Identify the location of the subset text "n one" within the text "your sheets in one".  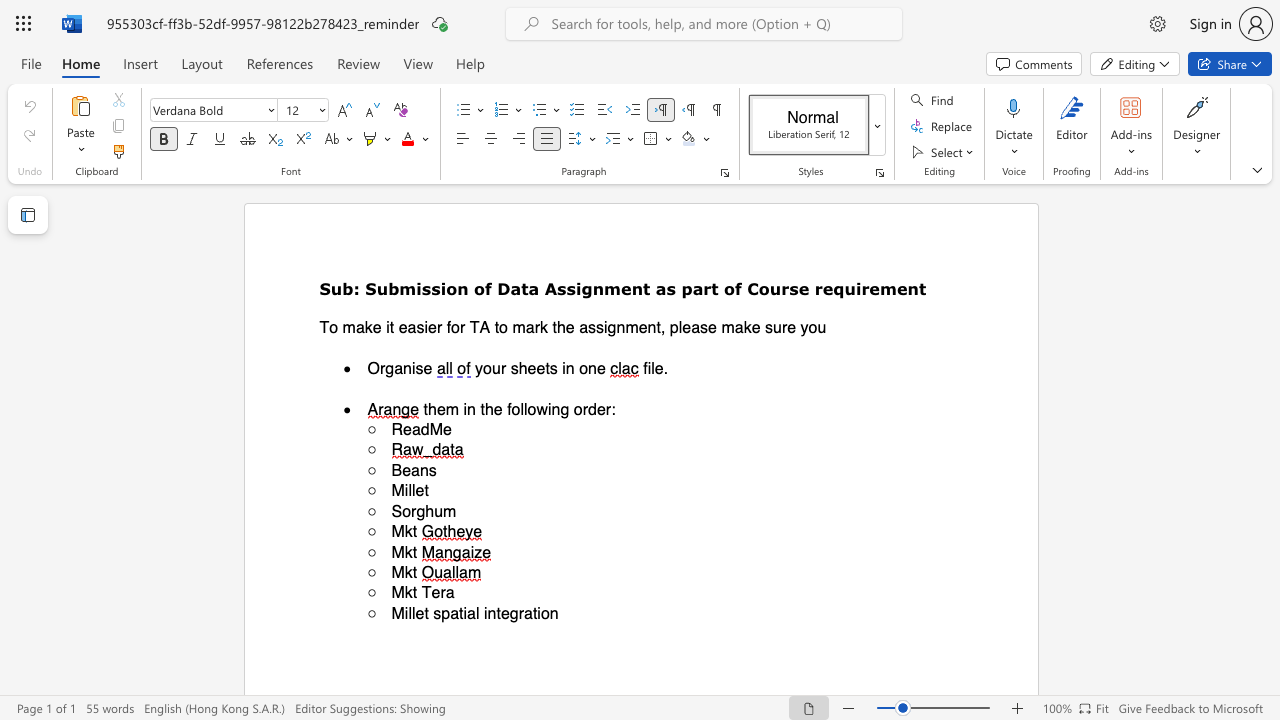
(564, 368).